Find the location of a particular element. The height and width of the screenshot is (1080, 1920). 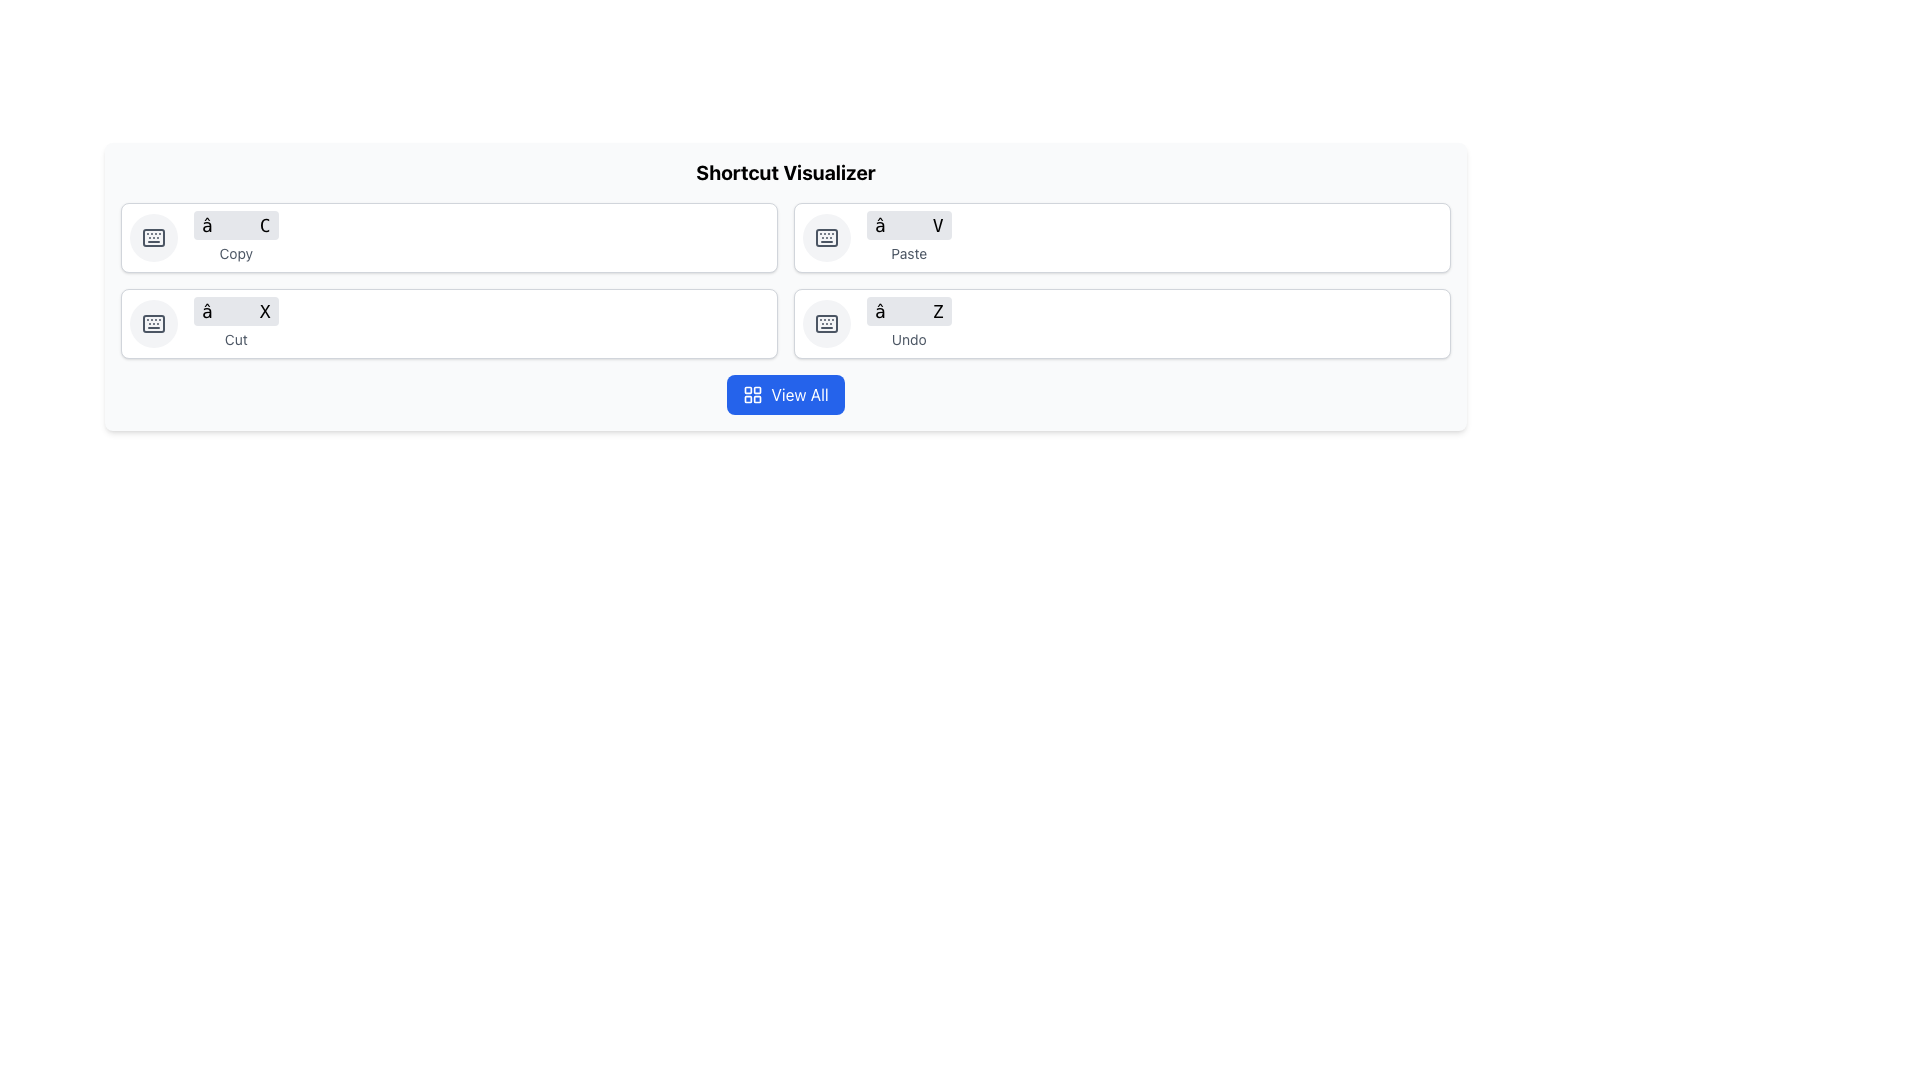

the circular icon button with a keyboard-like icon, which is located within the 'Copy' shortcut card in the first row of shortcut actions under the 'Shortcut Visualizer' is located at coordinates (152, 237).